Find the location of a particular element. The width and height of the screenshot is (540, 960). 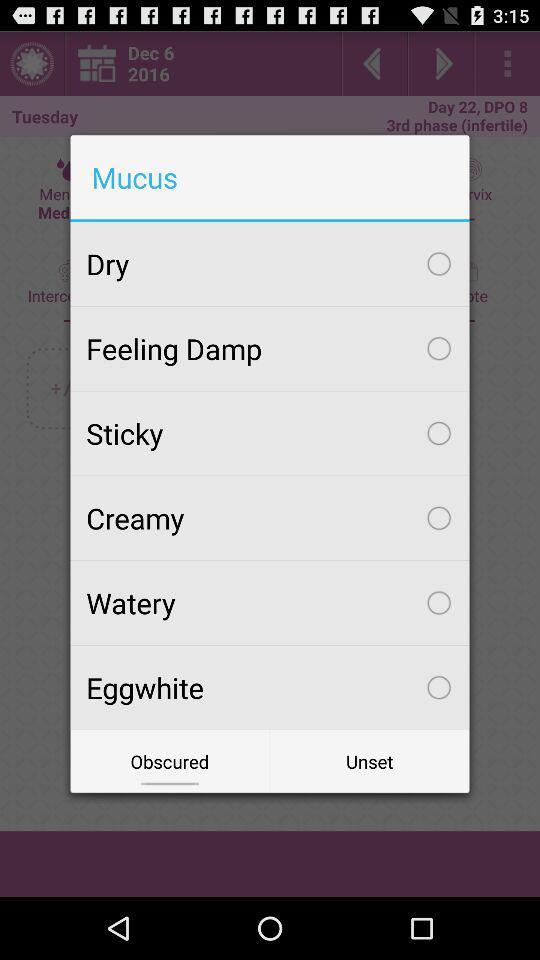

the creamy is located at coordinates (270, 517).